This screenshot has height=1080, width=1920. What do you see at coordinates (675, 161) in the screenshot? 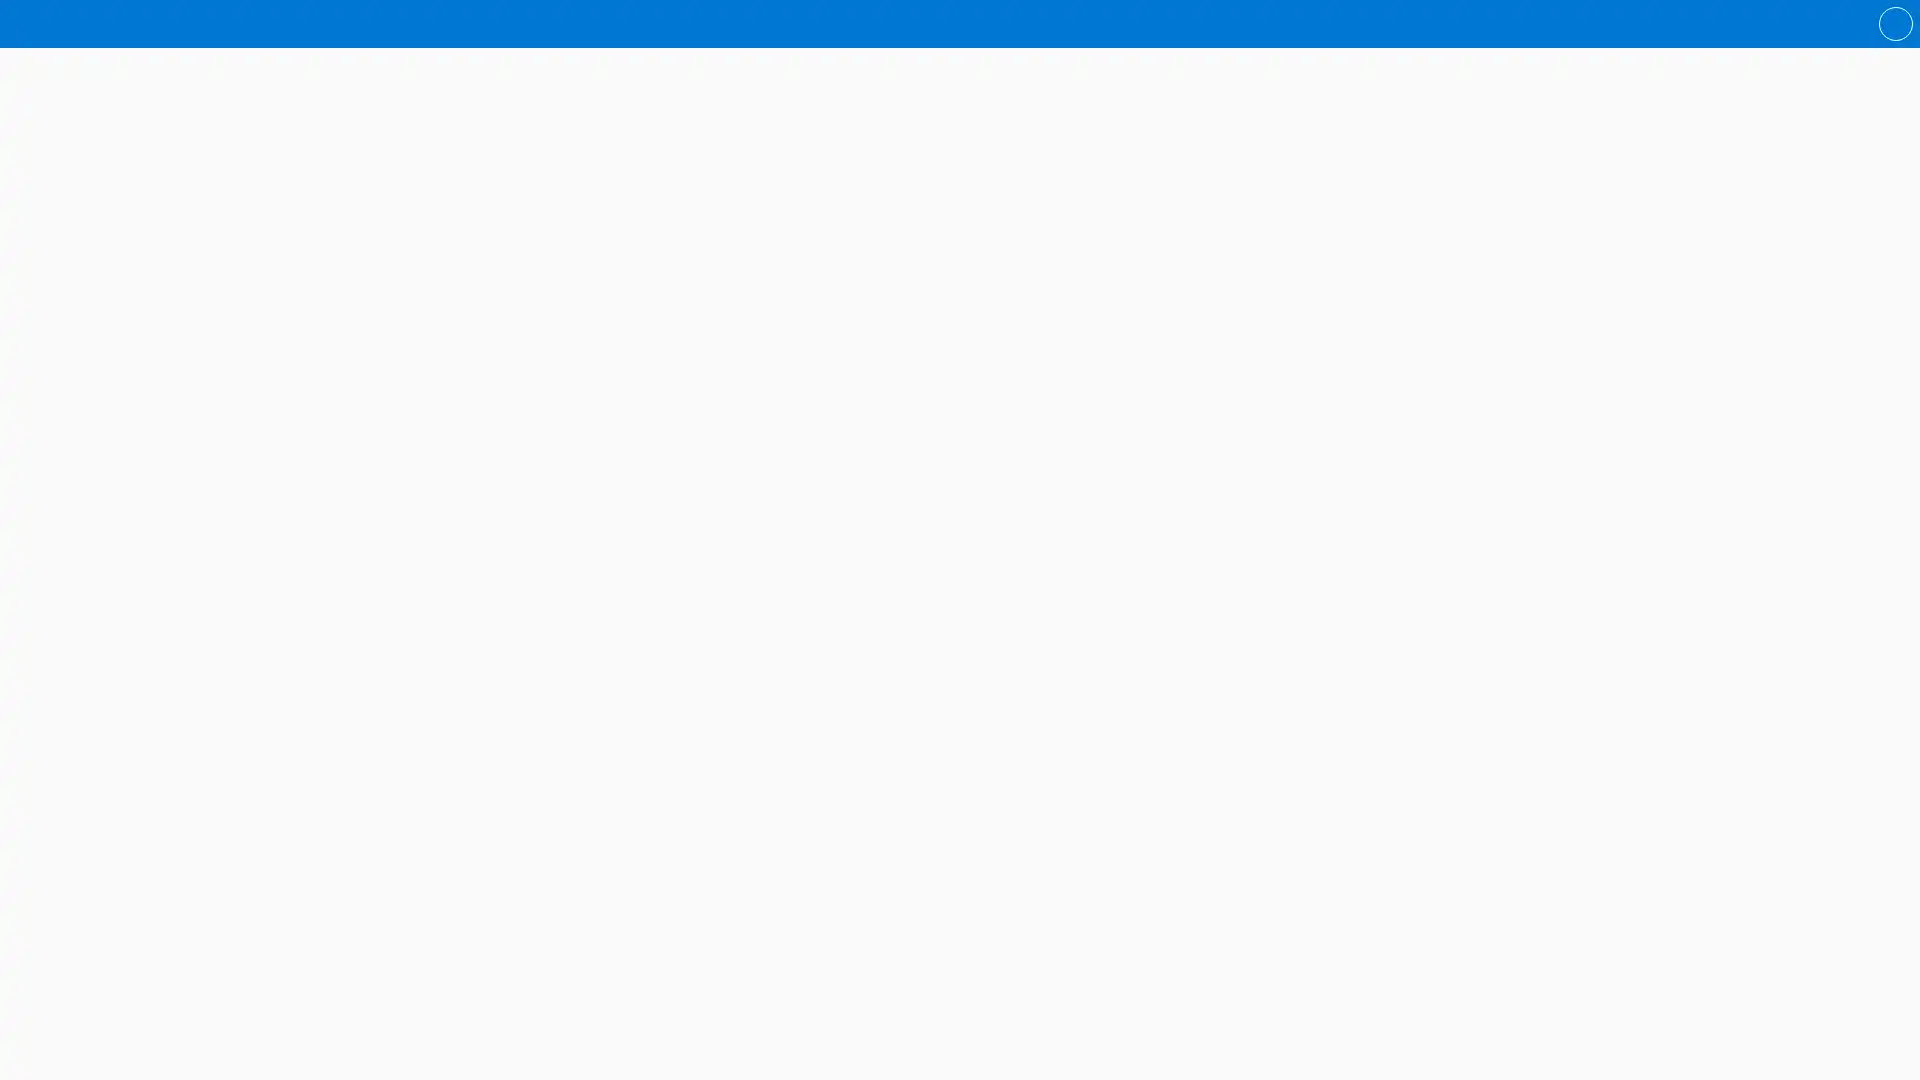
I see `Australian Curriculum notes Frankie Dupont Mysteries folder is shared` at bounding box center [675, 161].